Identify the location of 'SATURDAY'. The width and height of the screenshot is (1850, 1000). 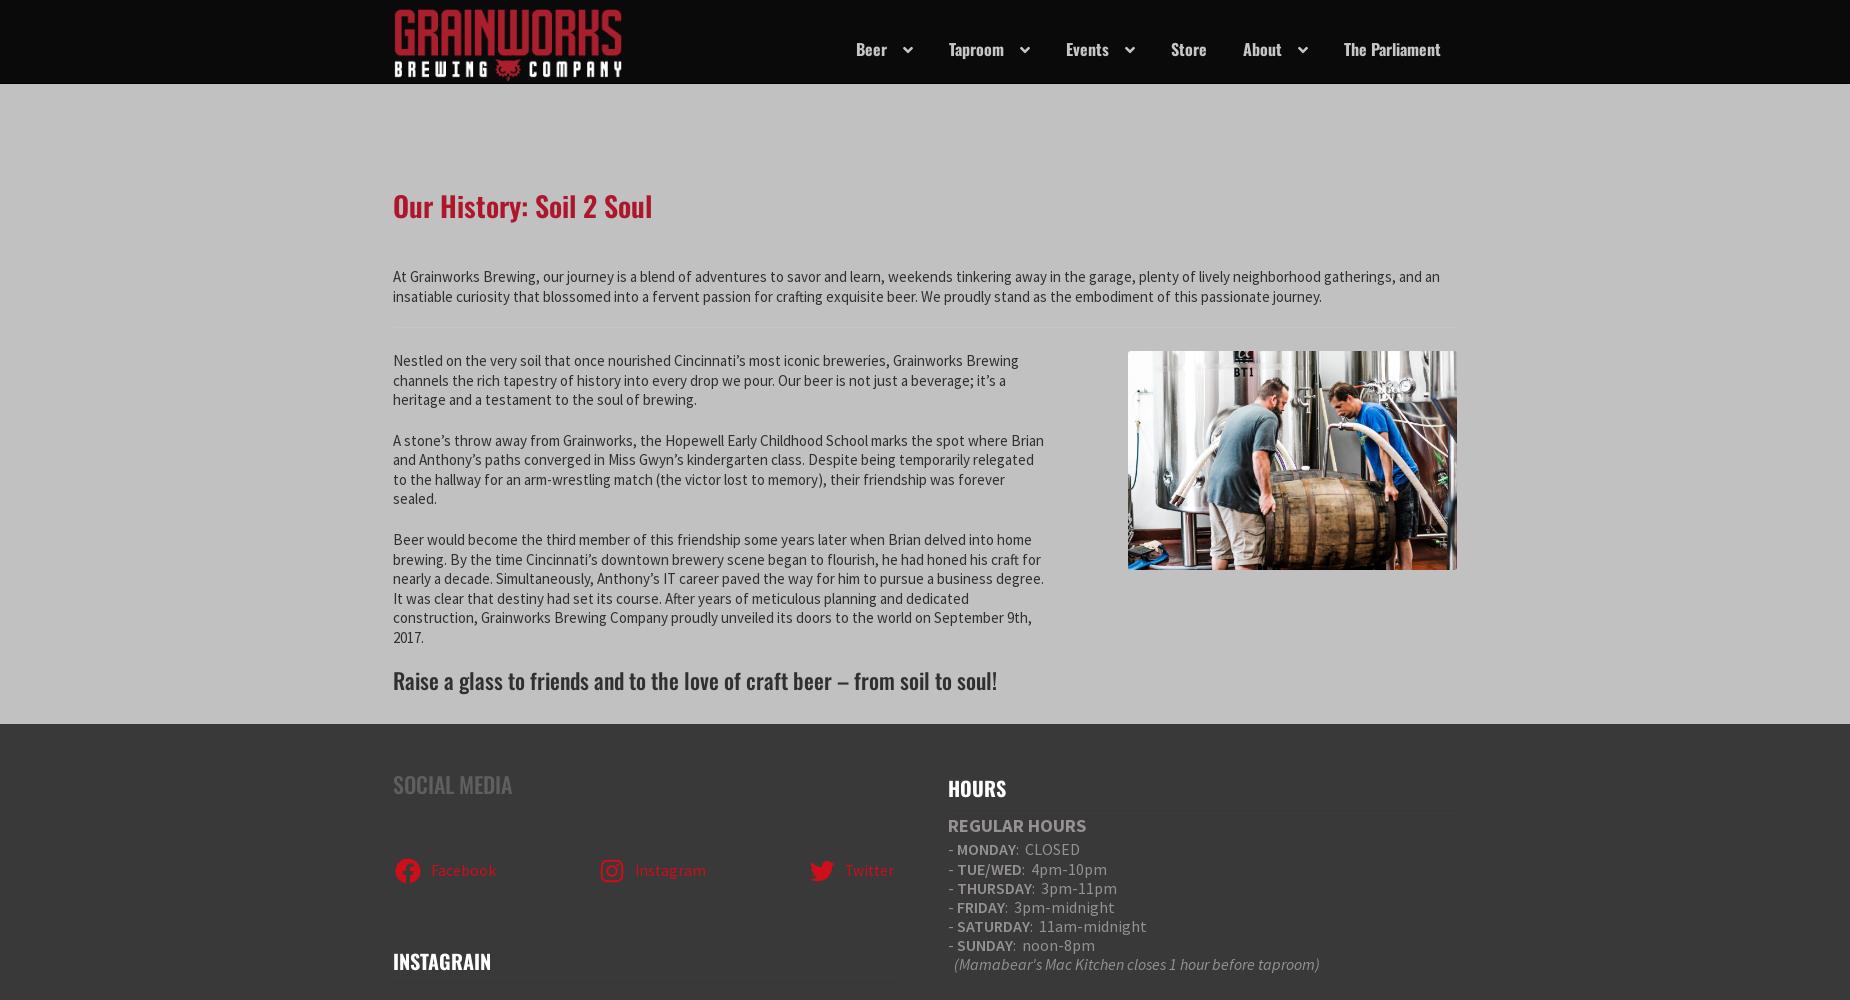
(992, 926).